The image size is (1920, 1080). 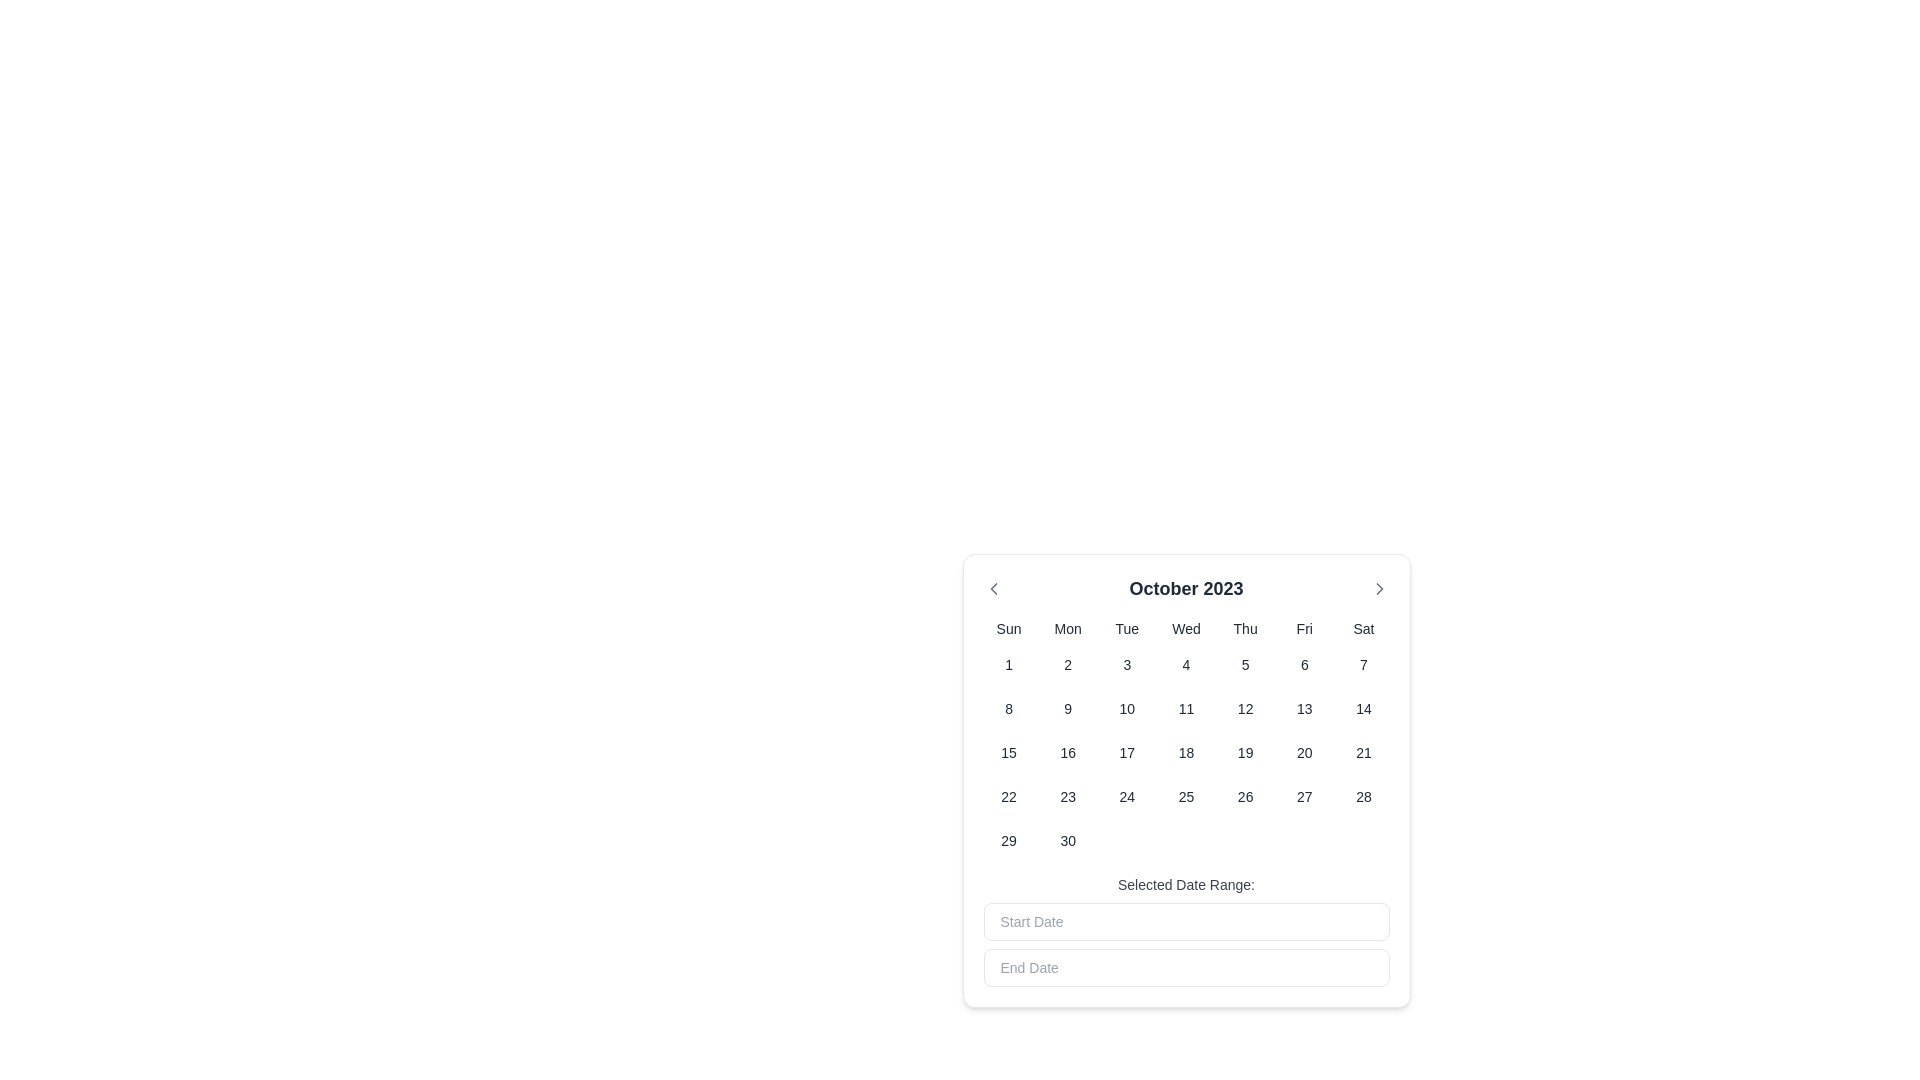 What do you see at coordinates (1186, 796) in the screenshot?
I see `the interactive calendar day selection button for October 25th, 2023` at bounding box center [1186, 796].